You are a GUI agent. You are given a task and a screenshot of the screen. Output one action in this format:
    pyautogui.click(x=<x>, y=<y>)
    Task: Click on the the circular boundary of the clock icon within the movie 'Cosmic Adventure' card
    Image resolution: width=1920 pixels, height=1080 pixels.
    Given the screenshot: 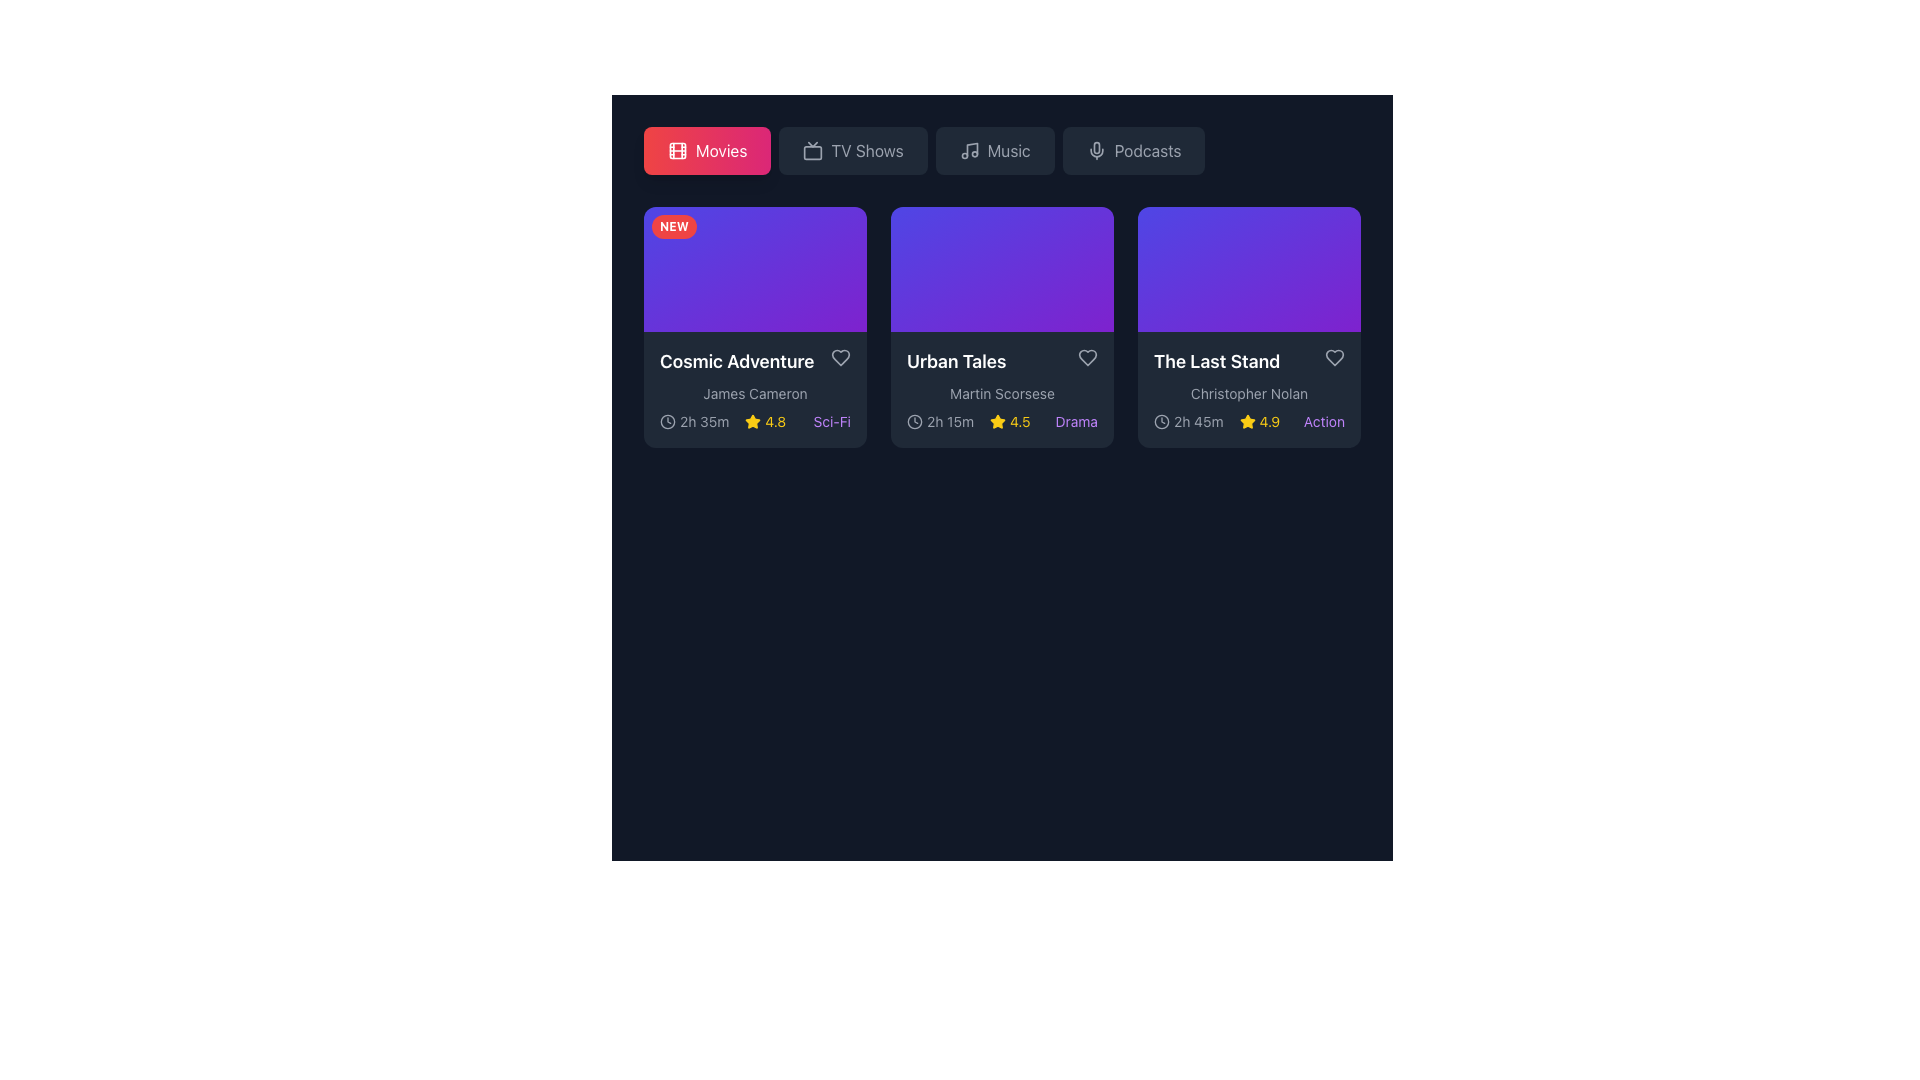 What is the action you would take?
    pyautogui.click(x=667, y=420)
    